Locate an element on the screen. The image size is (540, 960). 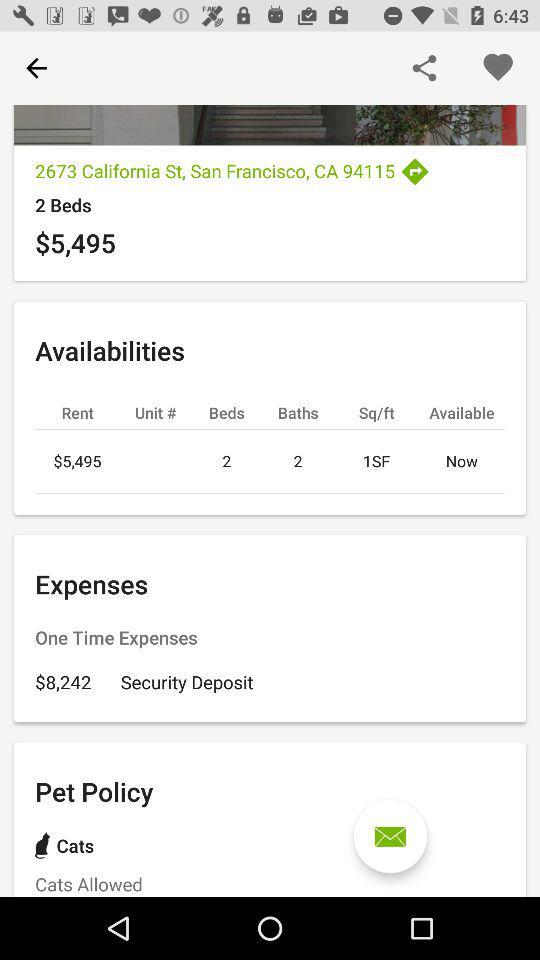
mark it favourite option is located at coordinates (496, 68).